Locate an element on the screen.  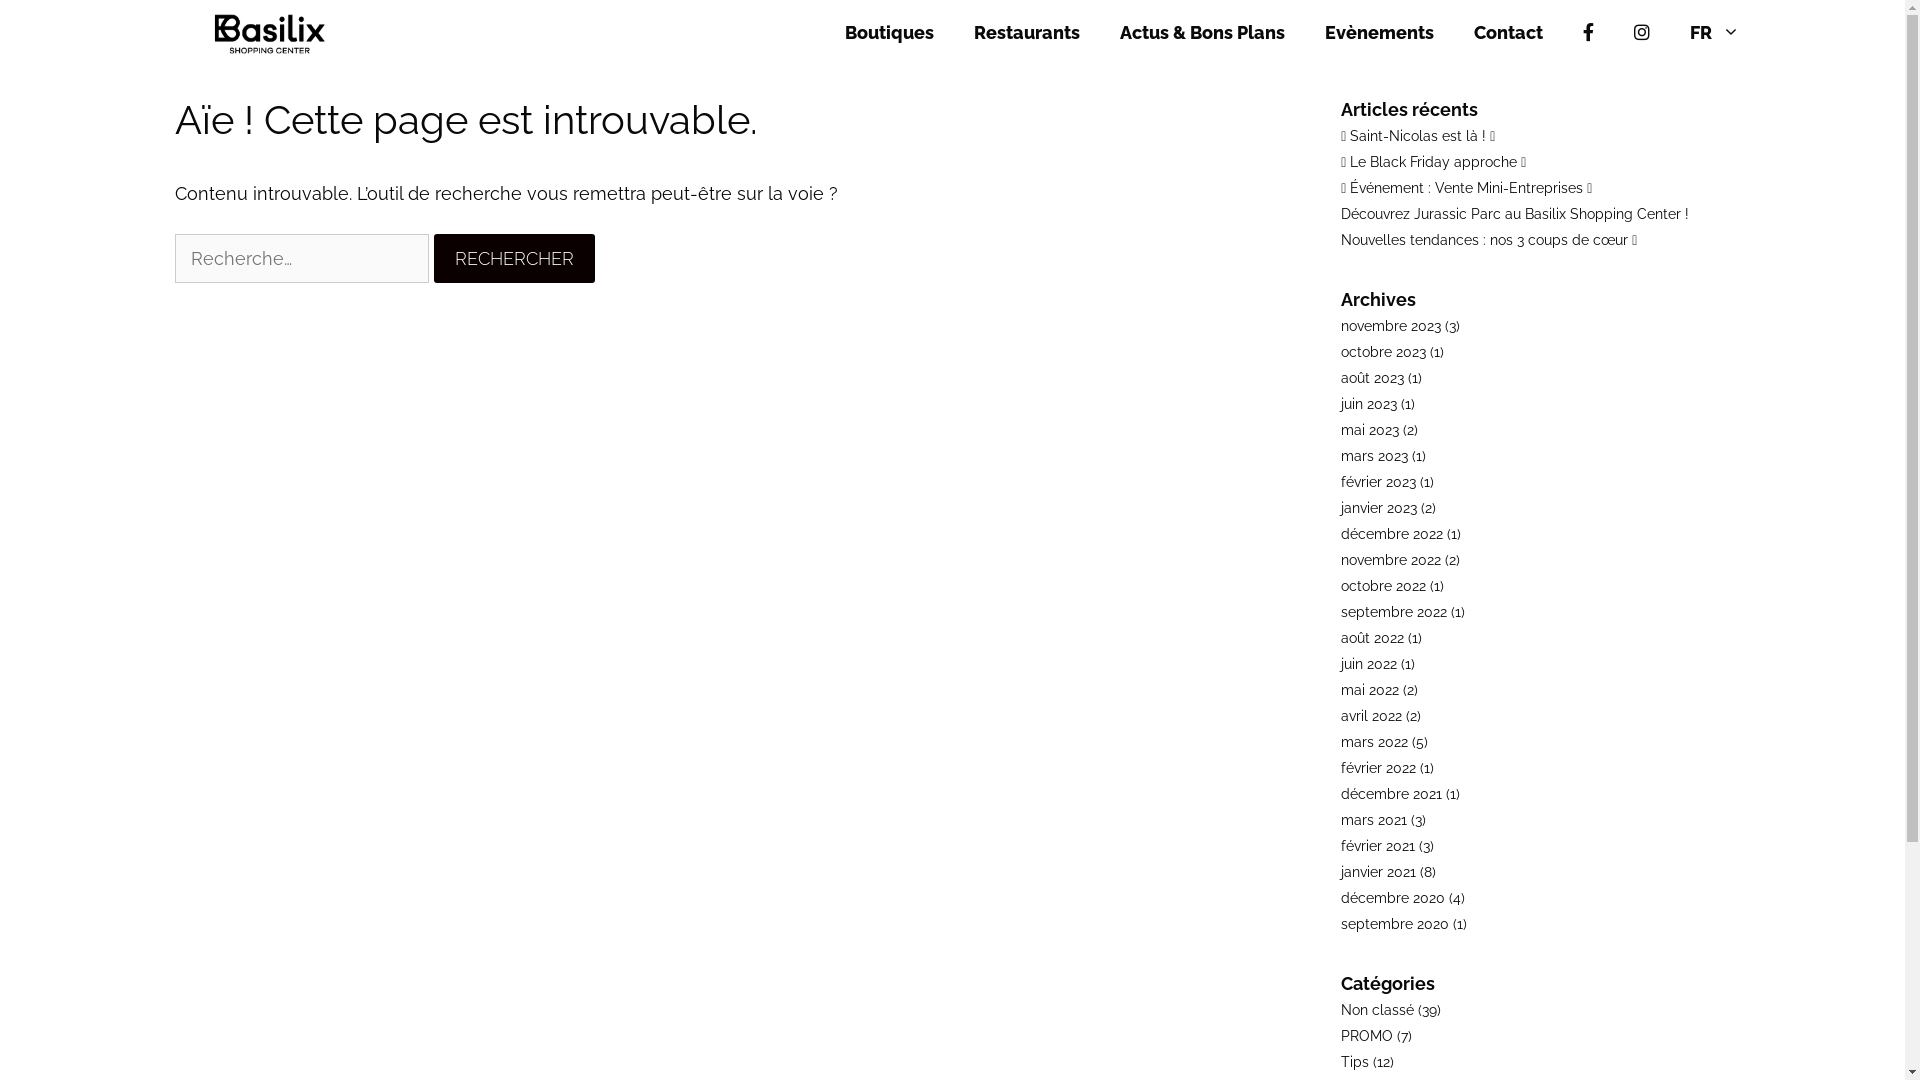
'Actus & Bons Plans' is located at coordinates (1098, 33).